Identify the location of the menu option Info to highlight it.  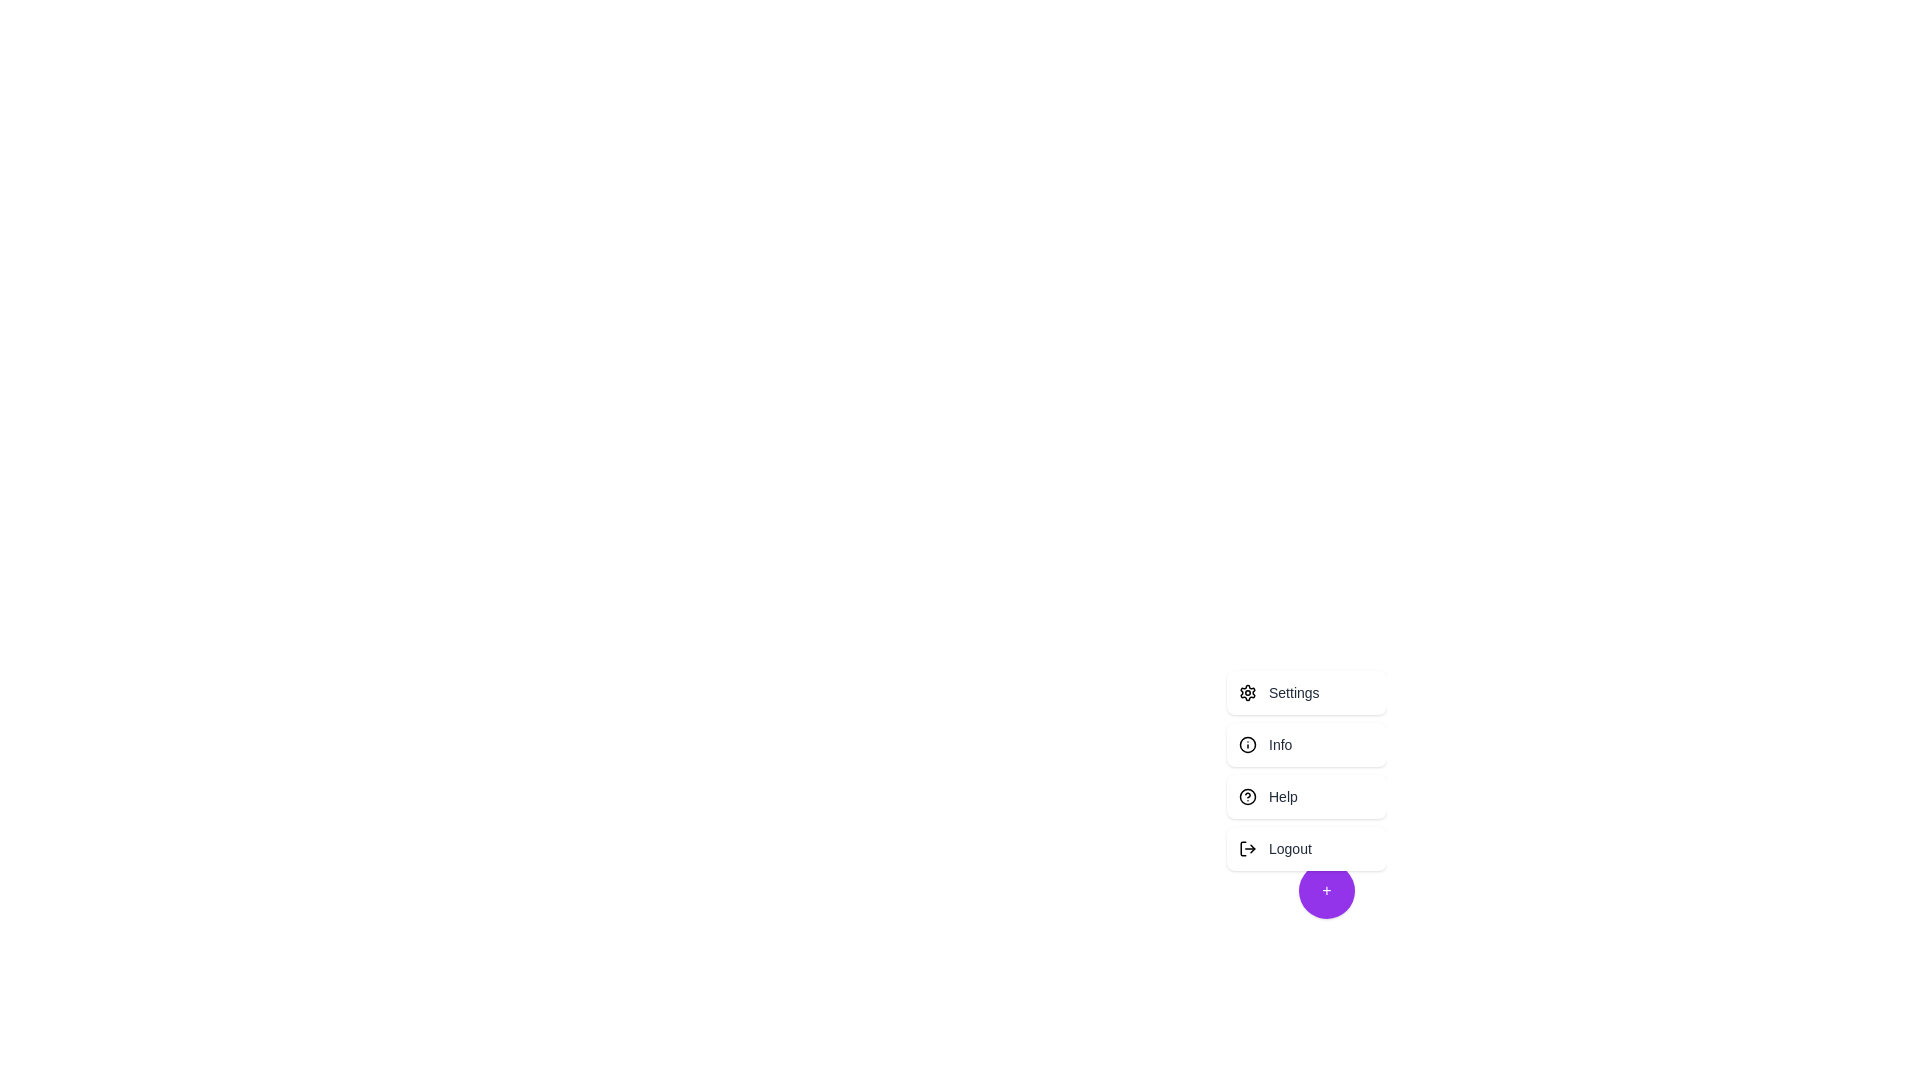
(1306, 744).